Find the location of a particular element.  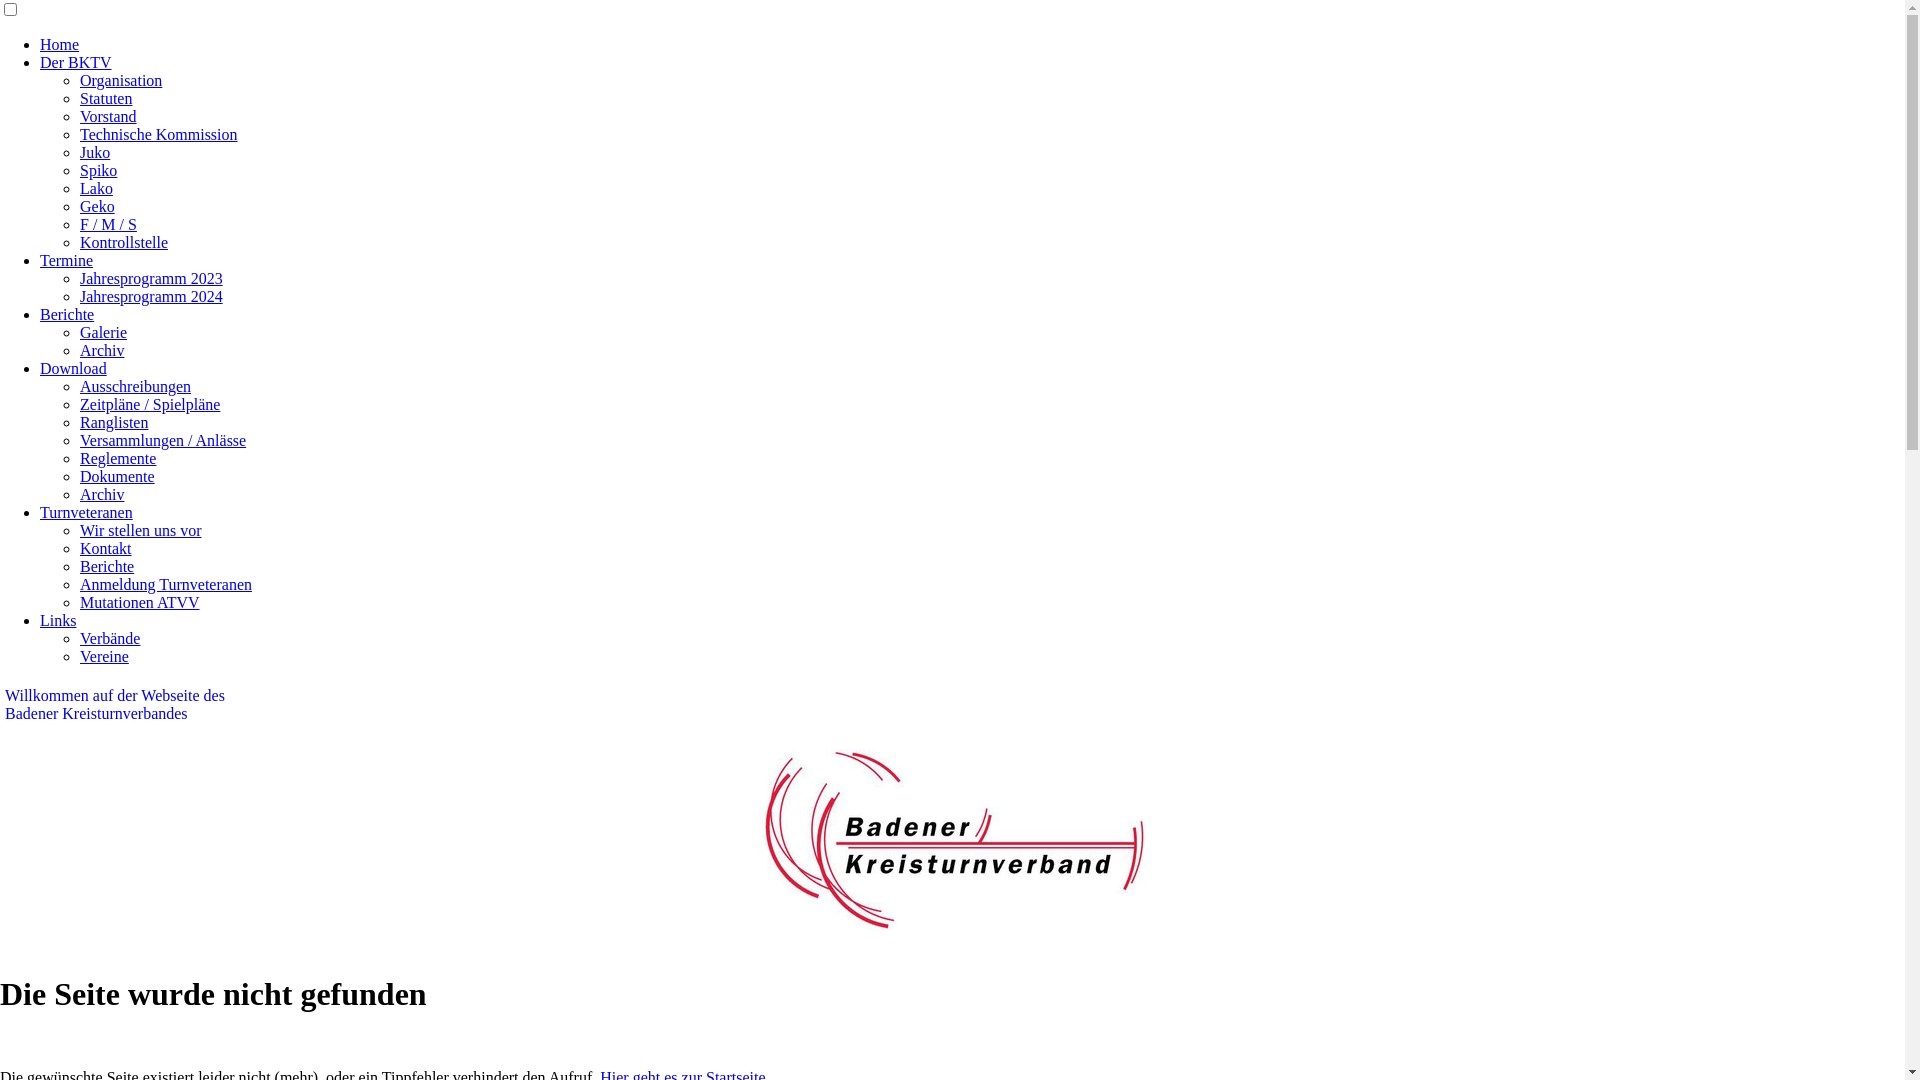

'Termine' is located at coordinates (66, 259).